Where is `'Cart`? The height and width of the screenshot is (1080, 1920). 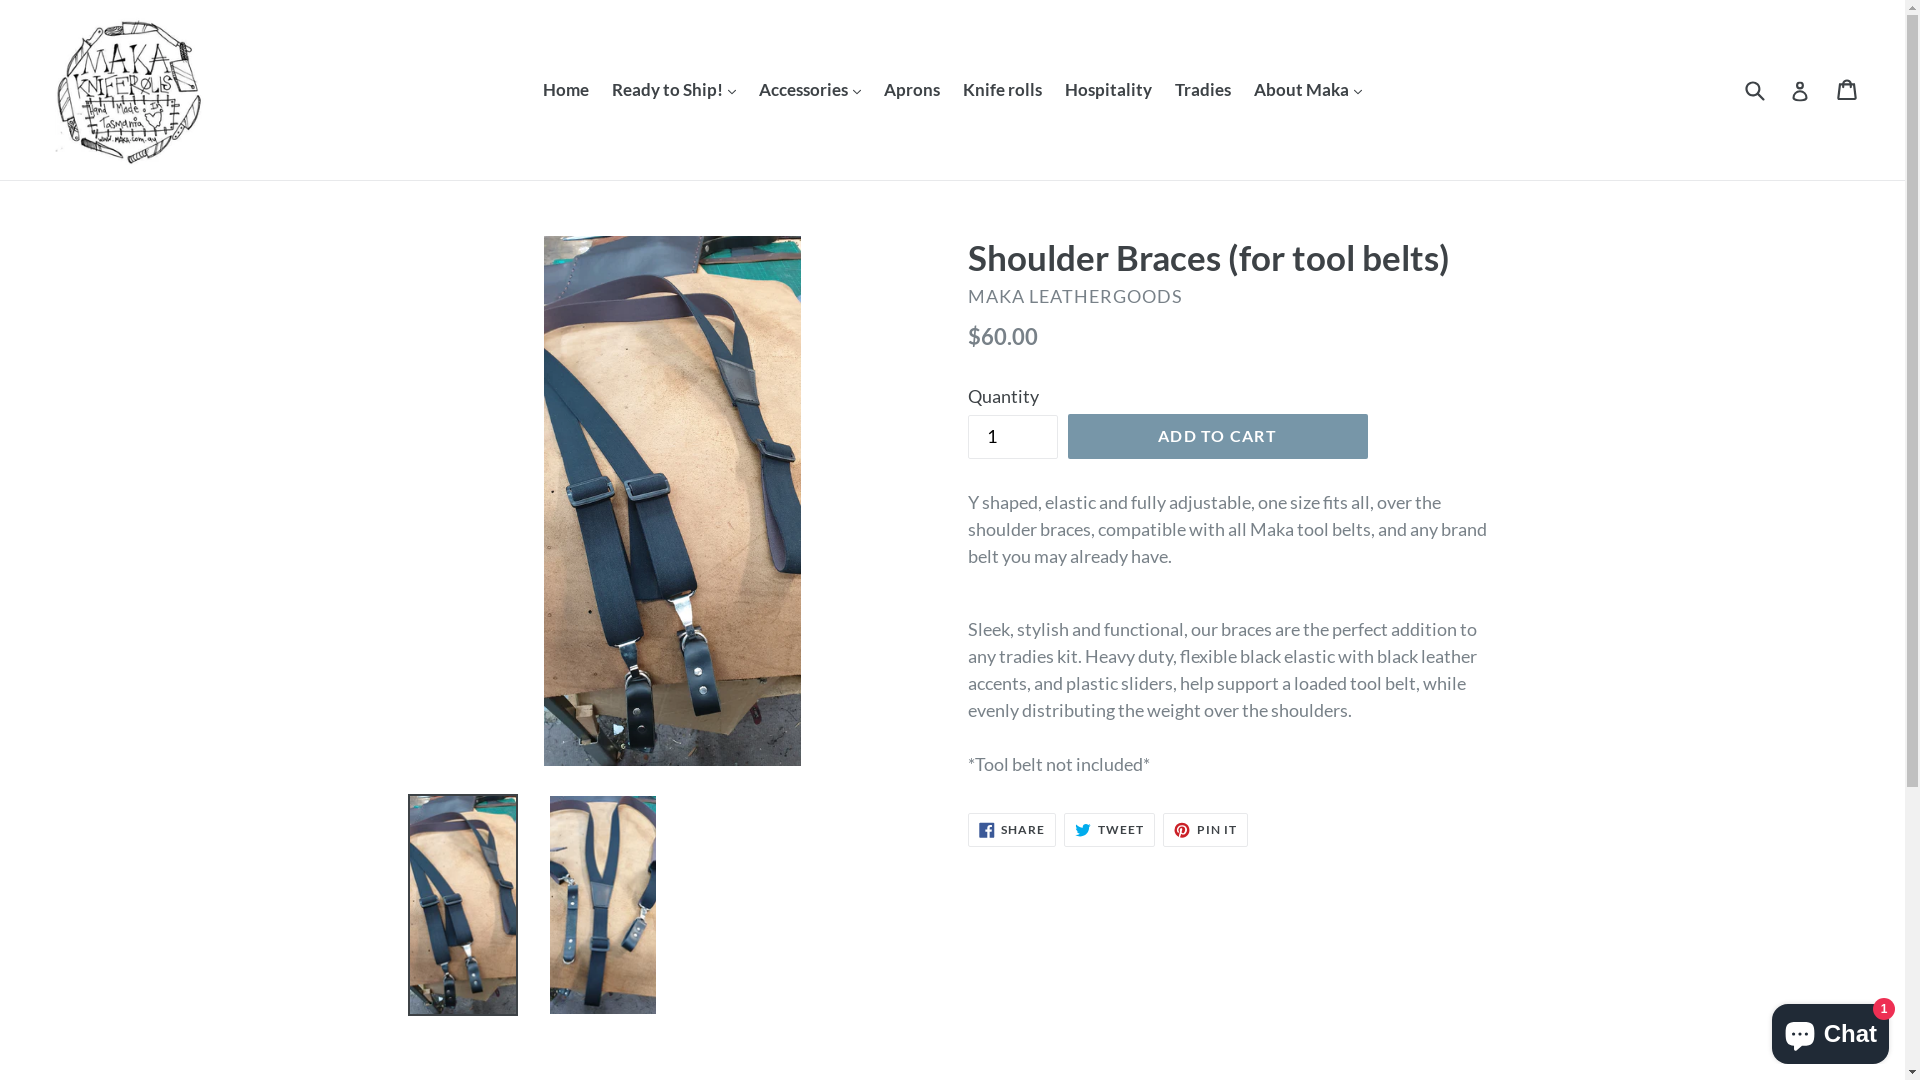
'Cart is located at coordinates (1847, 88).